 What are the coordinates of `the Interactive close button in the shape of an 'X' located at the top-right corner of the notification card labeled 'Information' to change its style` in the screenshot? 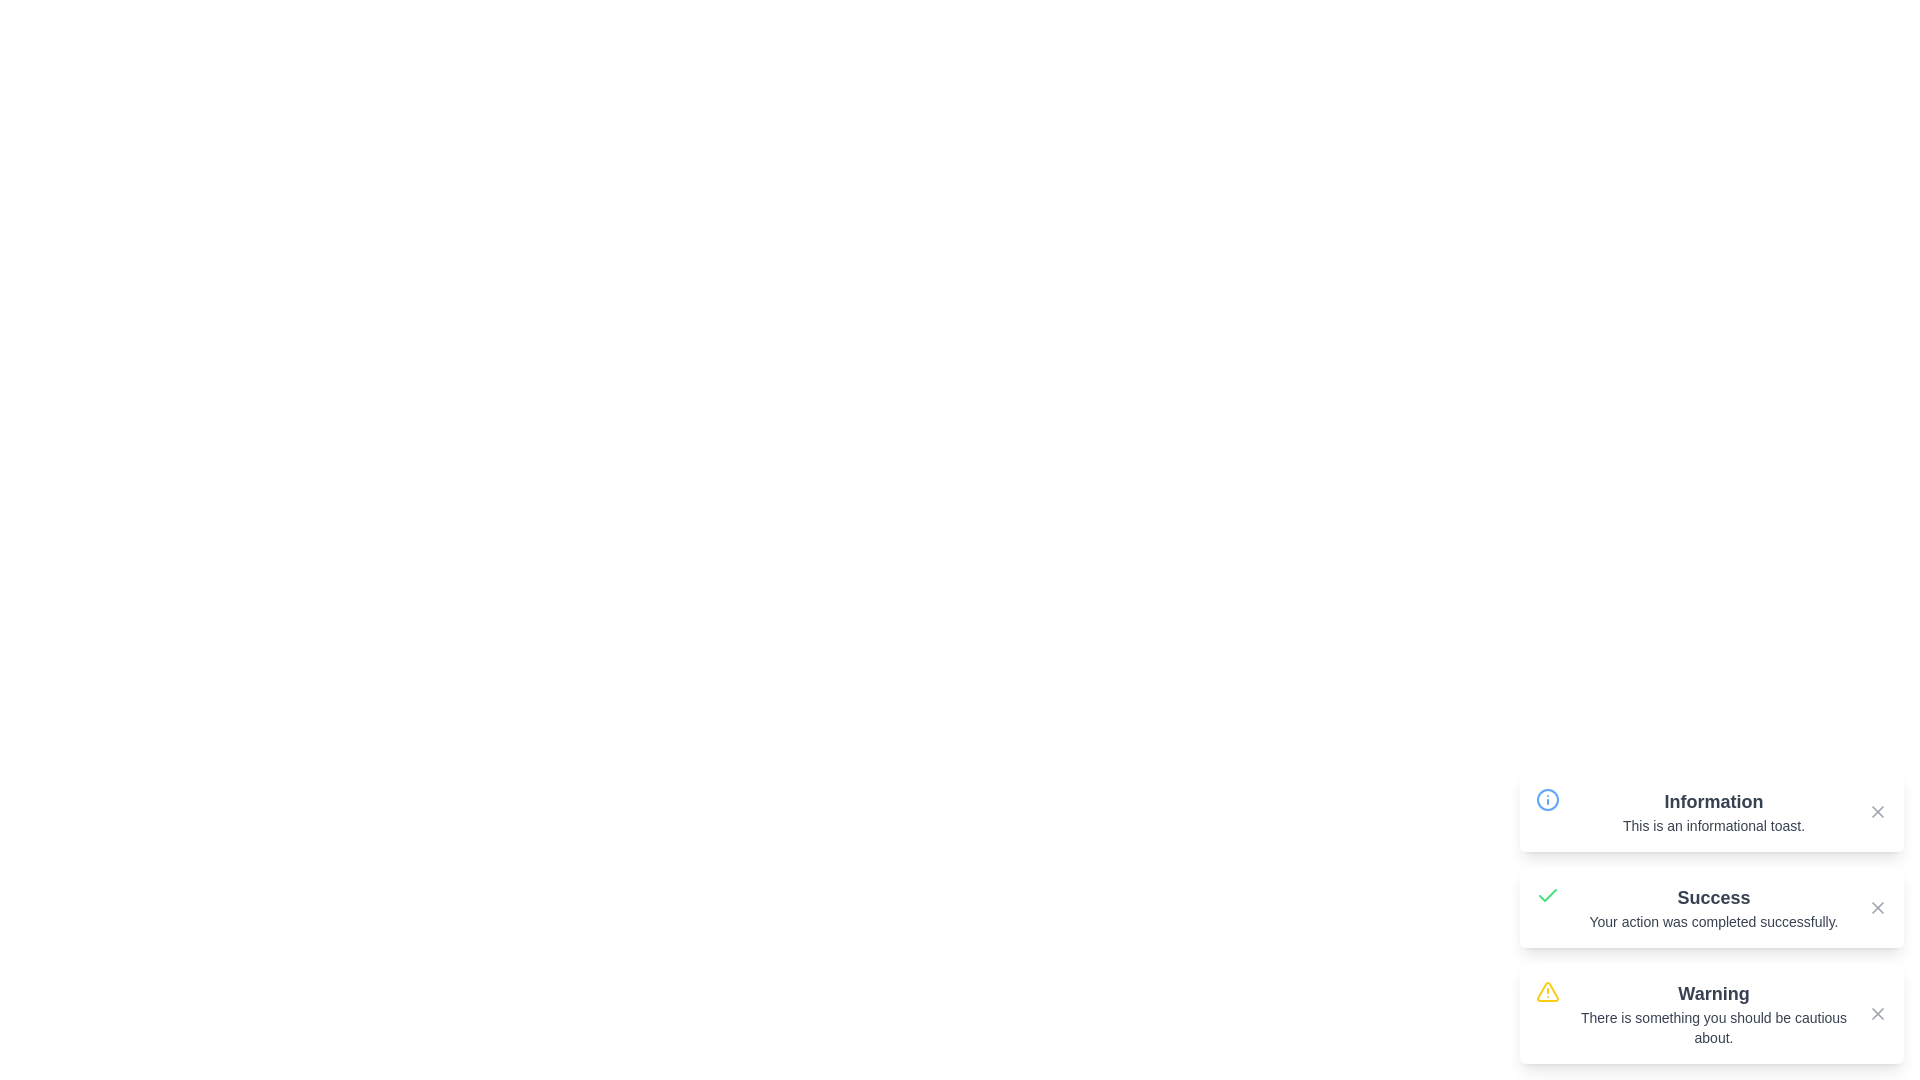 It's located at (1876, 812).